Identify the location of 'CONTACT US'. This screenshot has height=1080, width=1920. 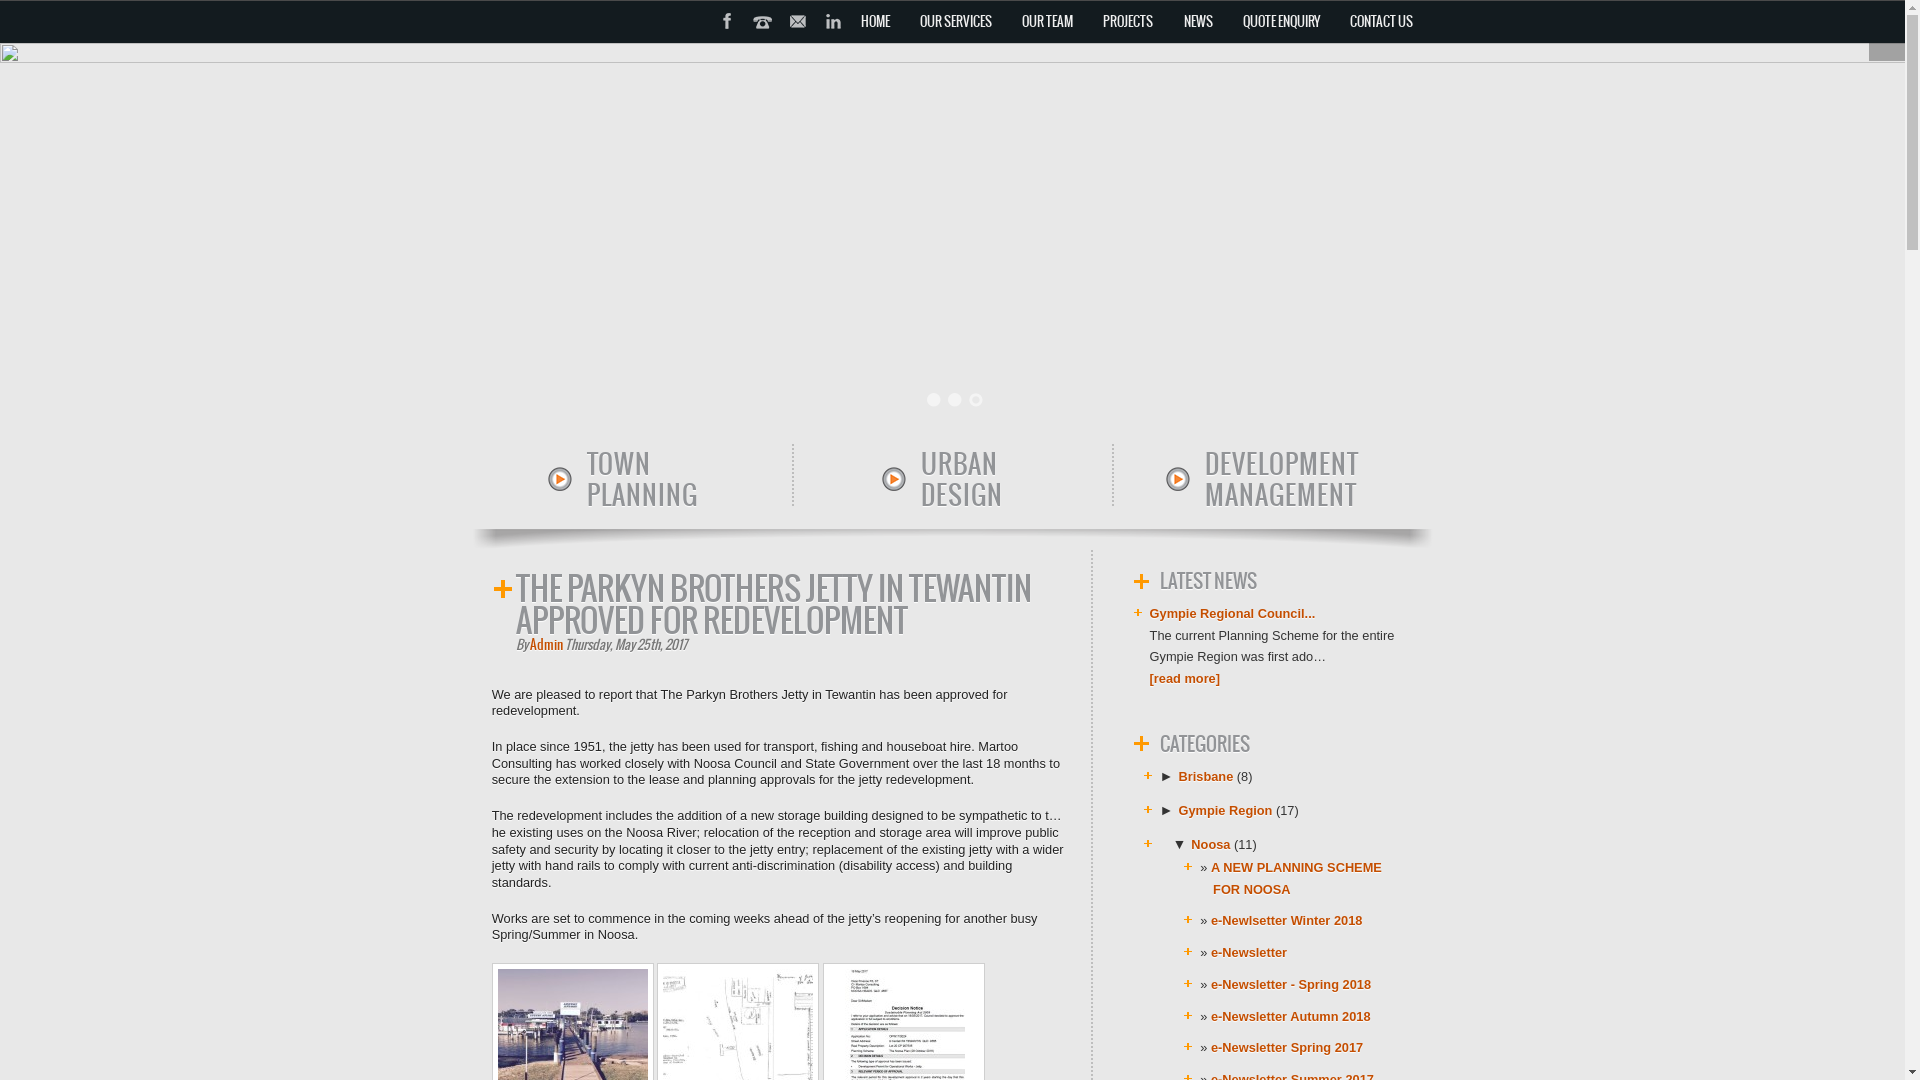
(1339, 22).